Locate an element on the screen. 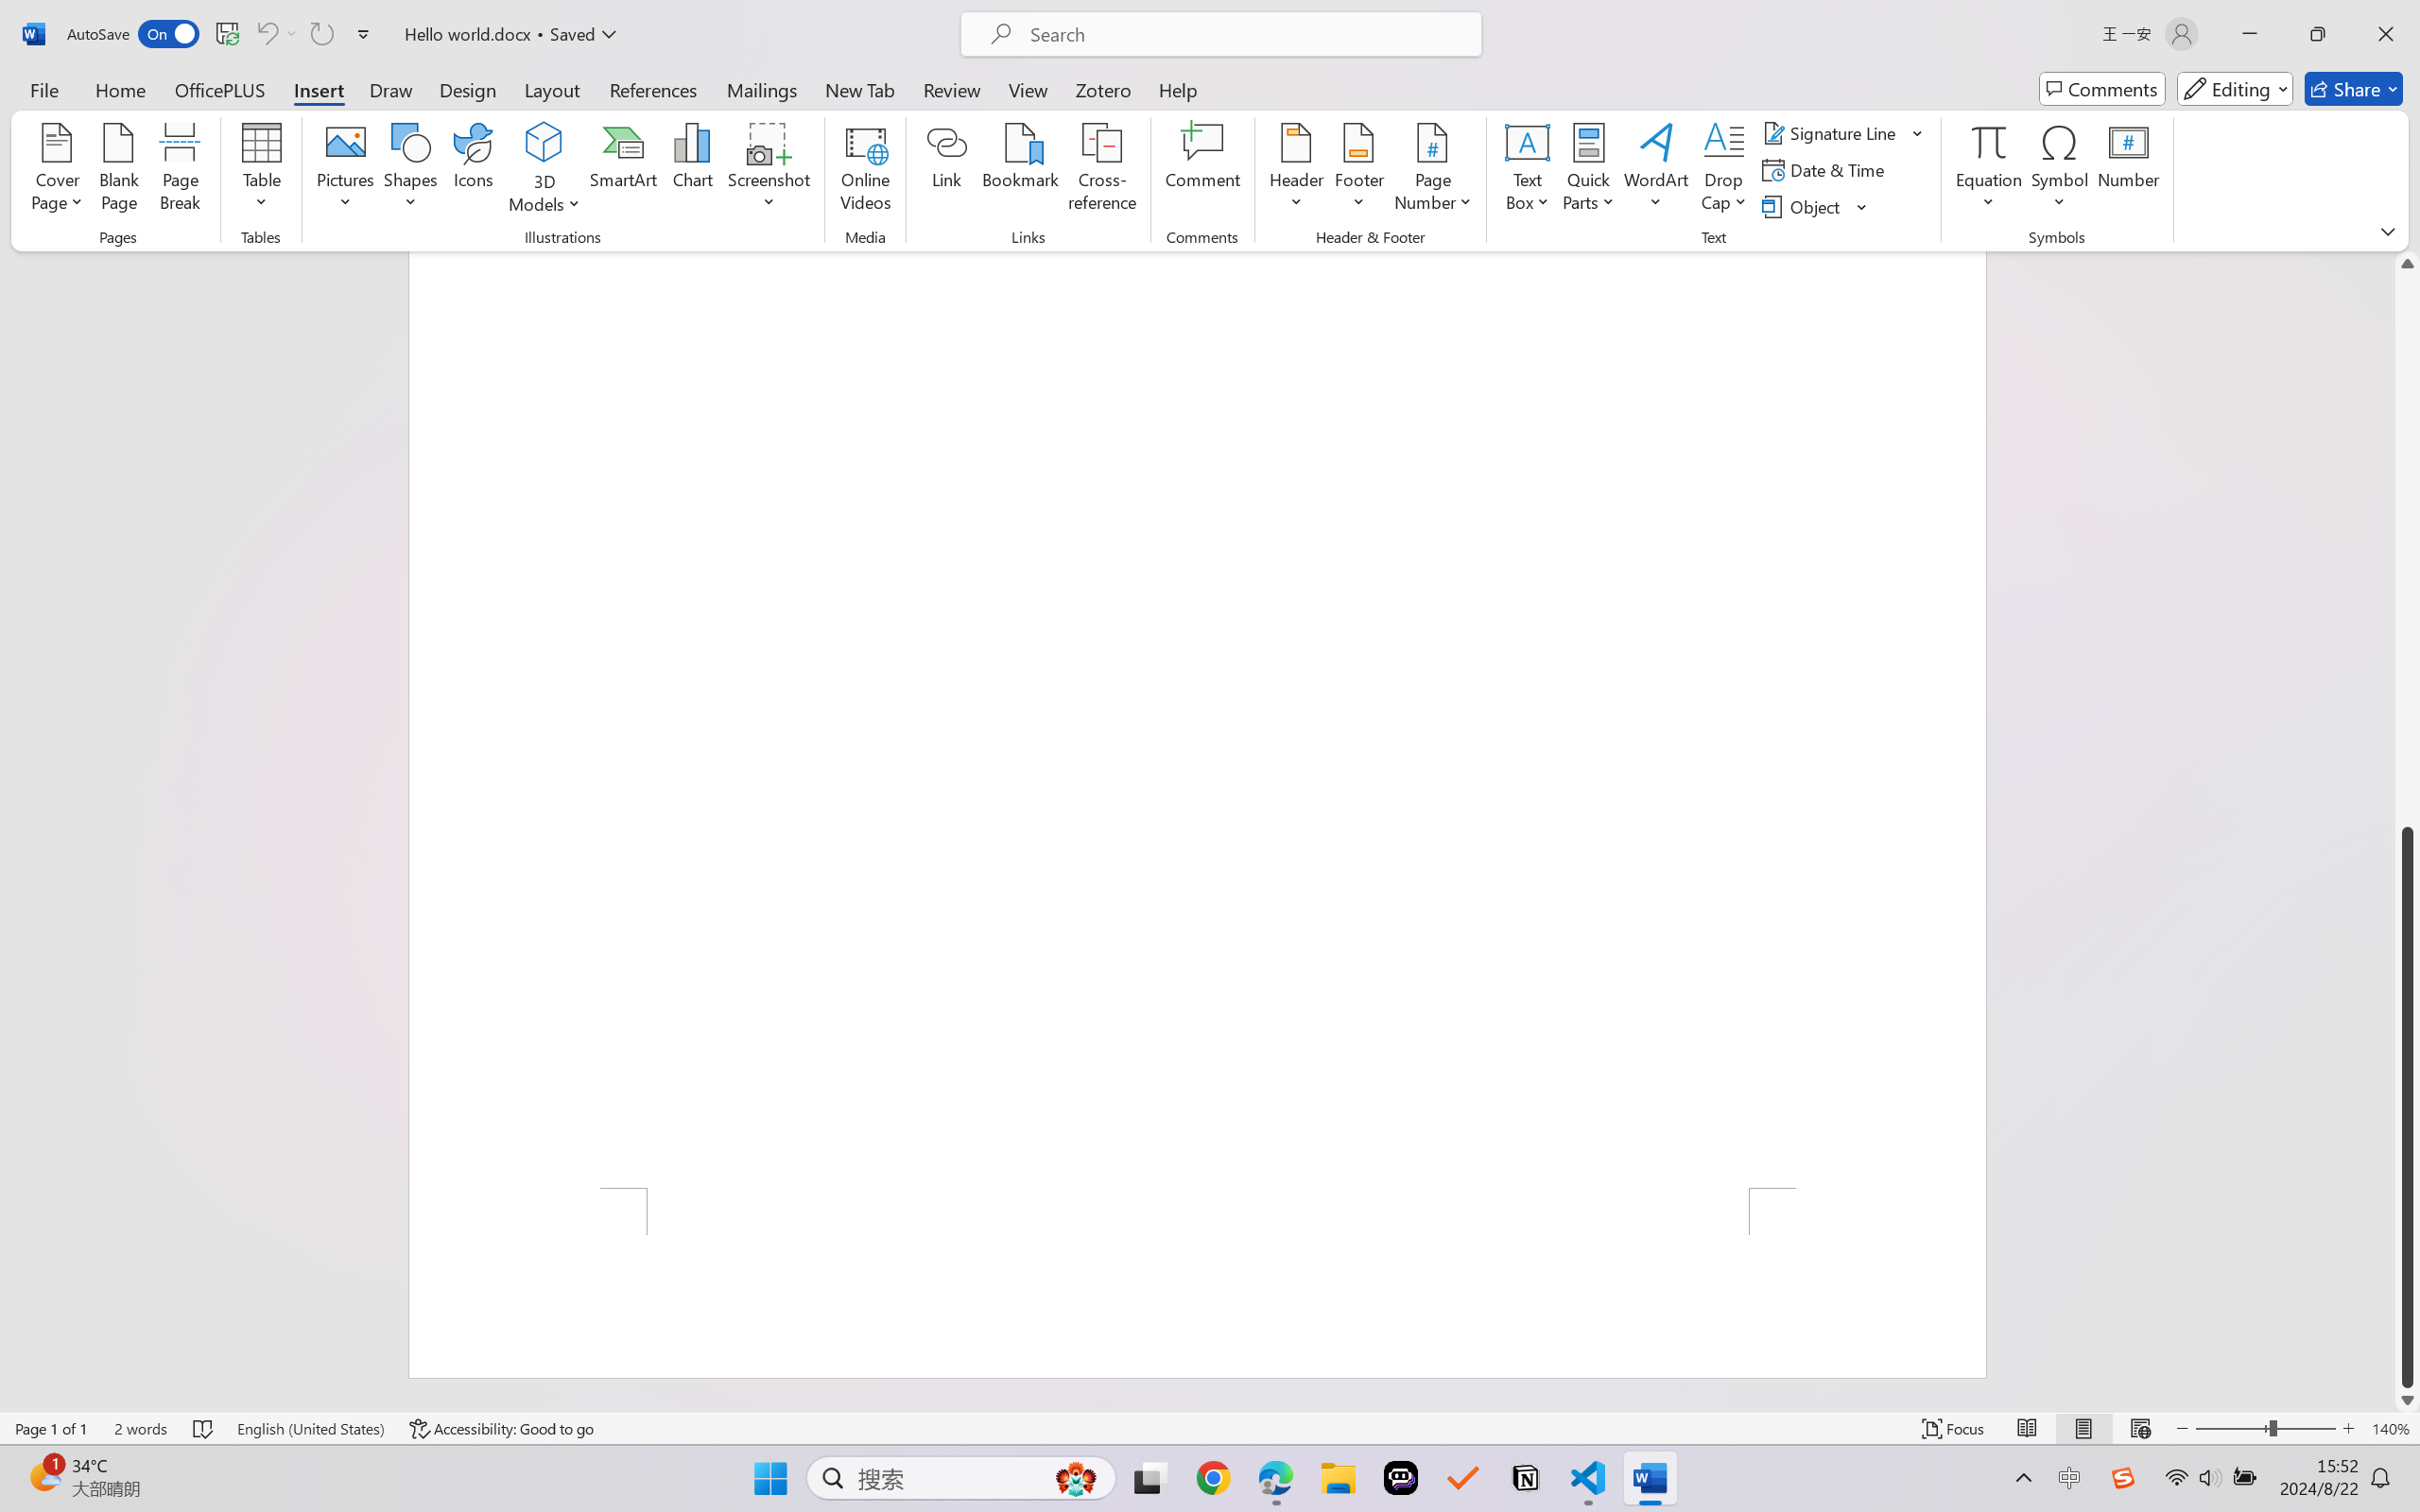 The height and width of the screenshot is (1512, 2420). 'File Tab' is located at coordinates (43, 88).